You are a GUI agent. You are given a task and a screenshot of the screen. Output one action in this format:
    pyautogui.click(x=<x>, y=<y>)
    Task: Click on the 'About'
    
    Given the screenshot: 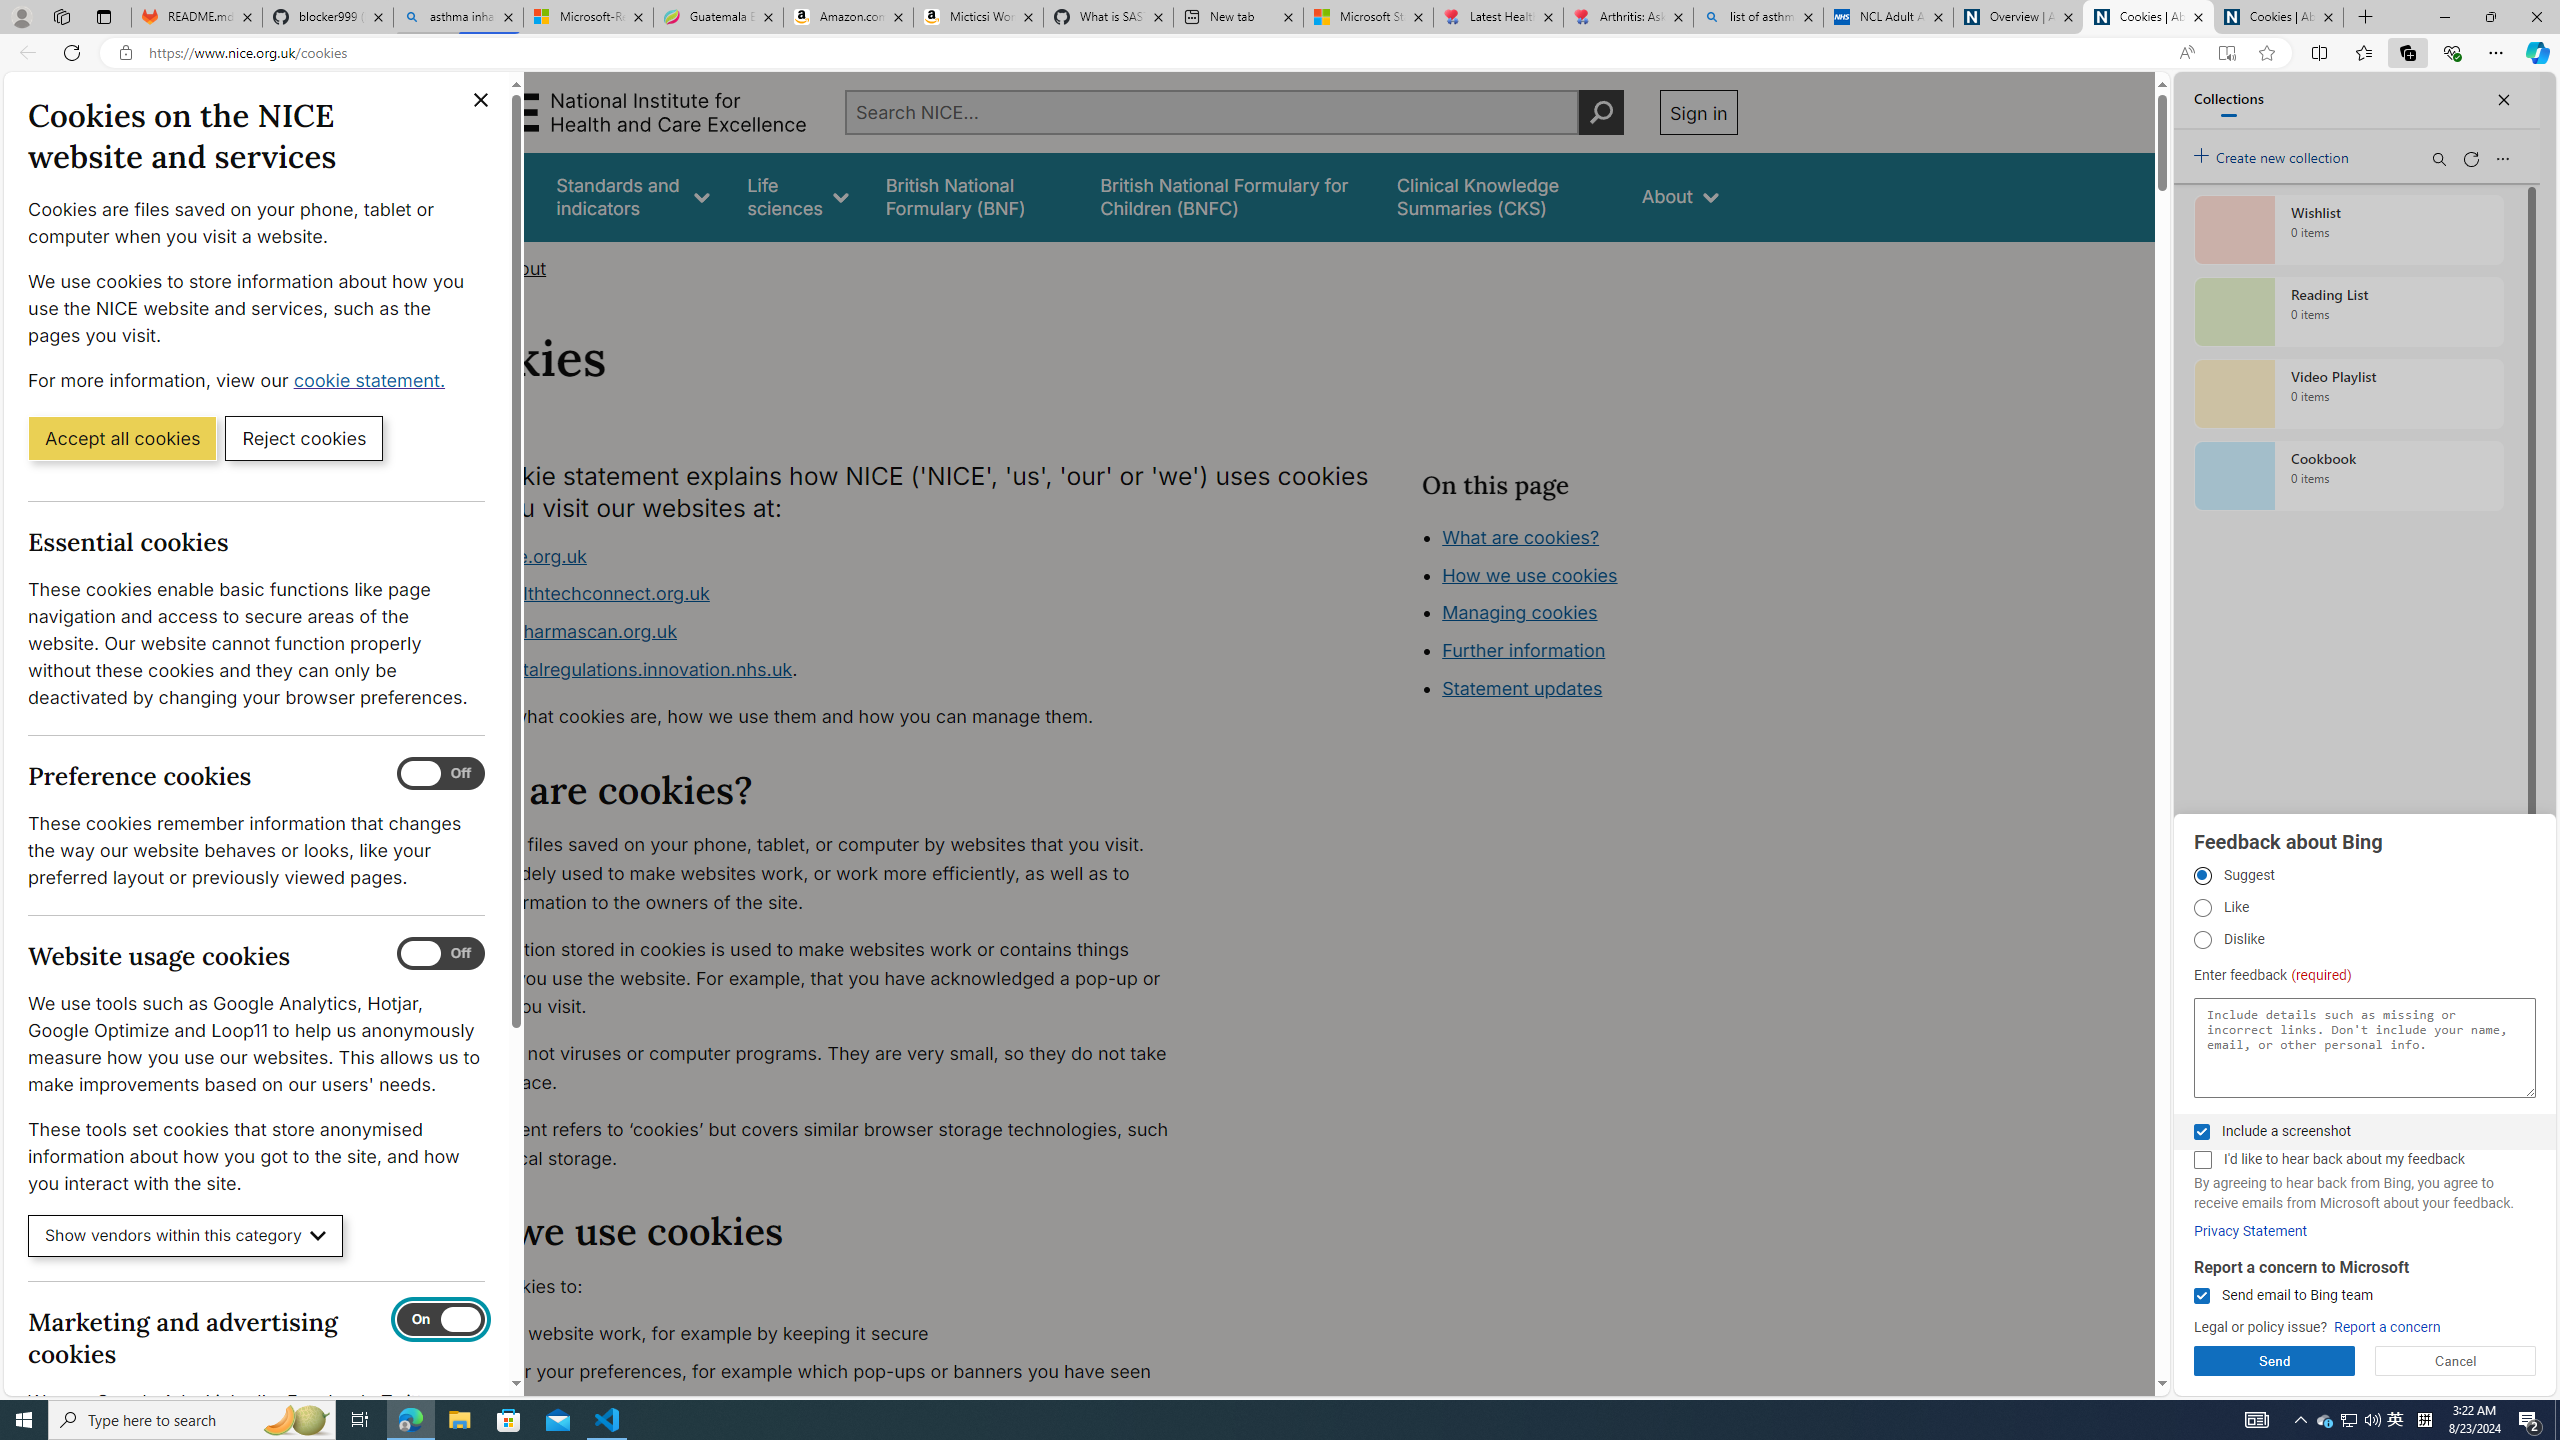 What is the action you would take?
    pyautogui.click(x=1679, y=196)
    